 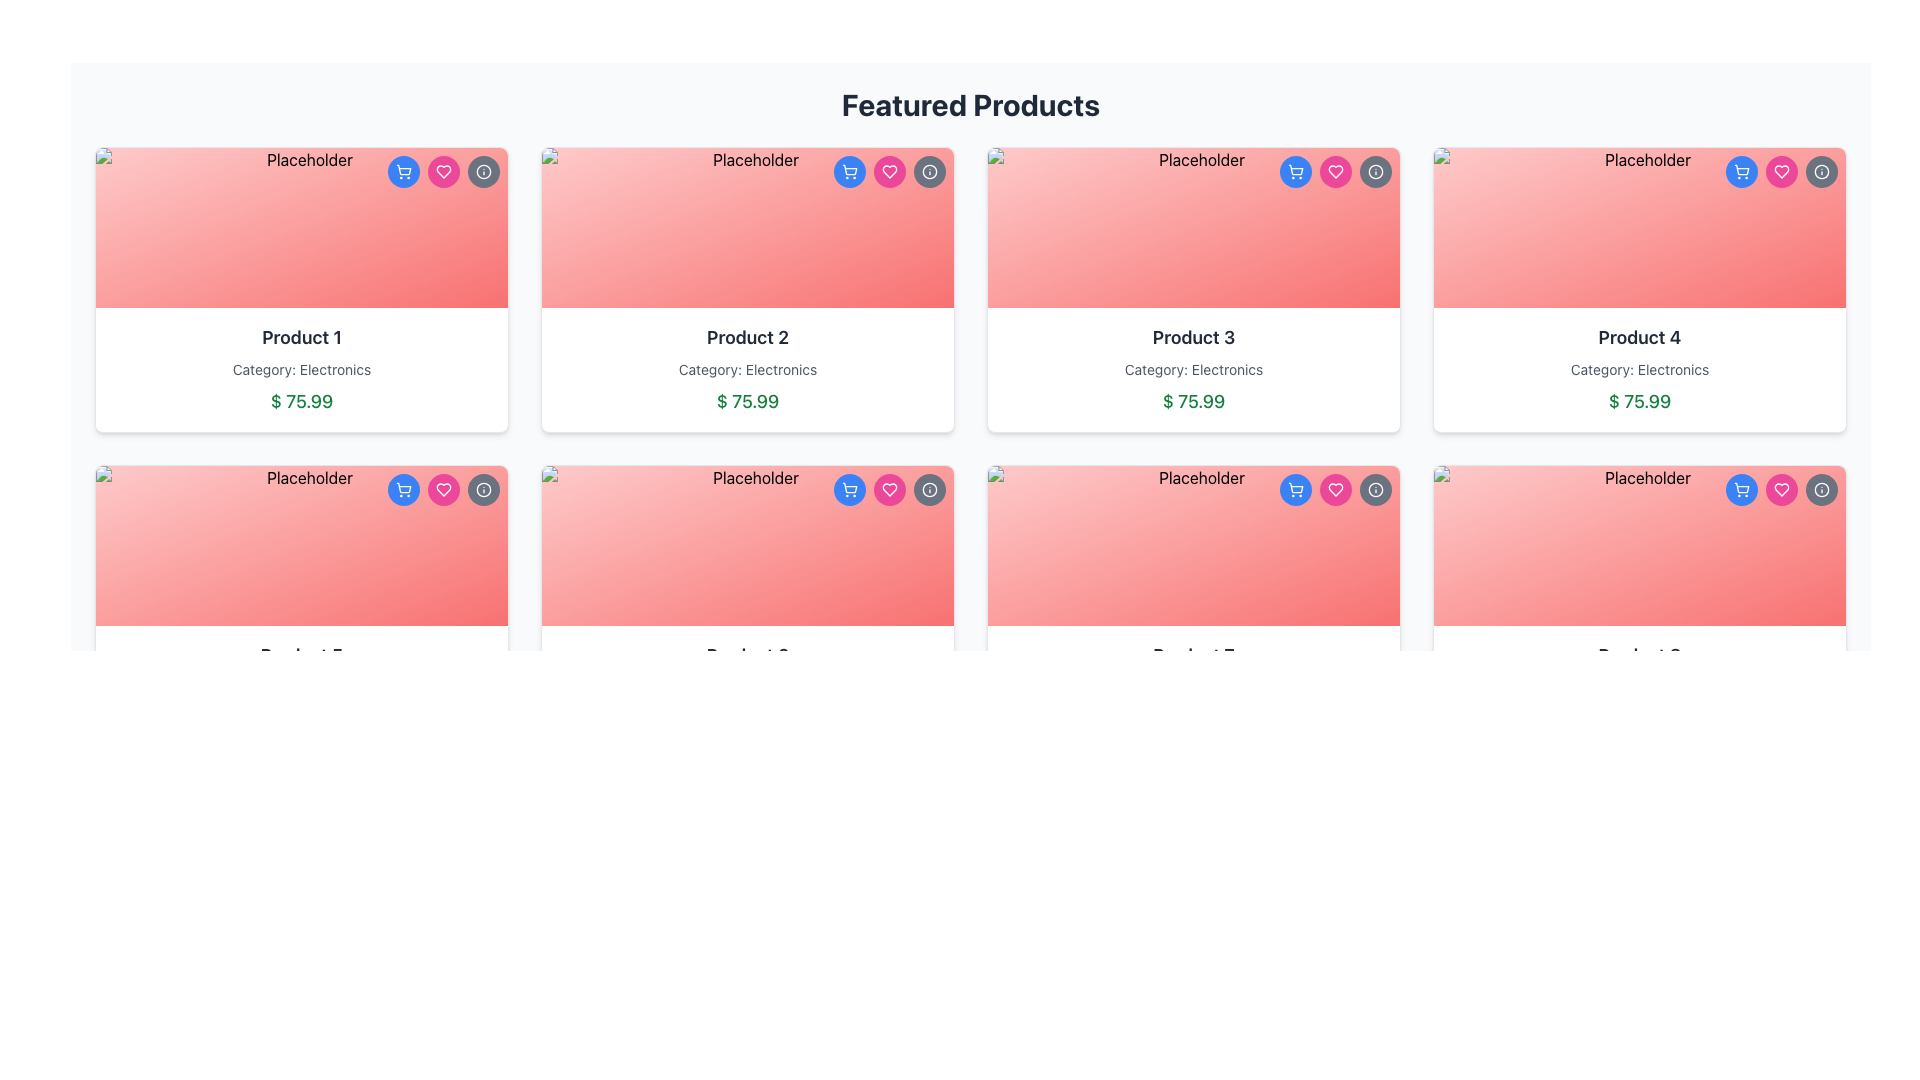 I want to click on the shopping cart icon, which is styled in minimalistic line art within a blue circular background, so click(x=1741, y=489).